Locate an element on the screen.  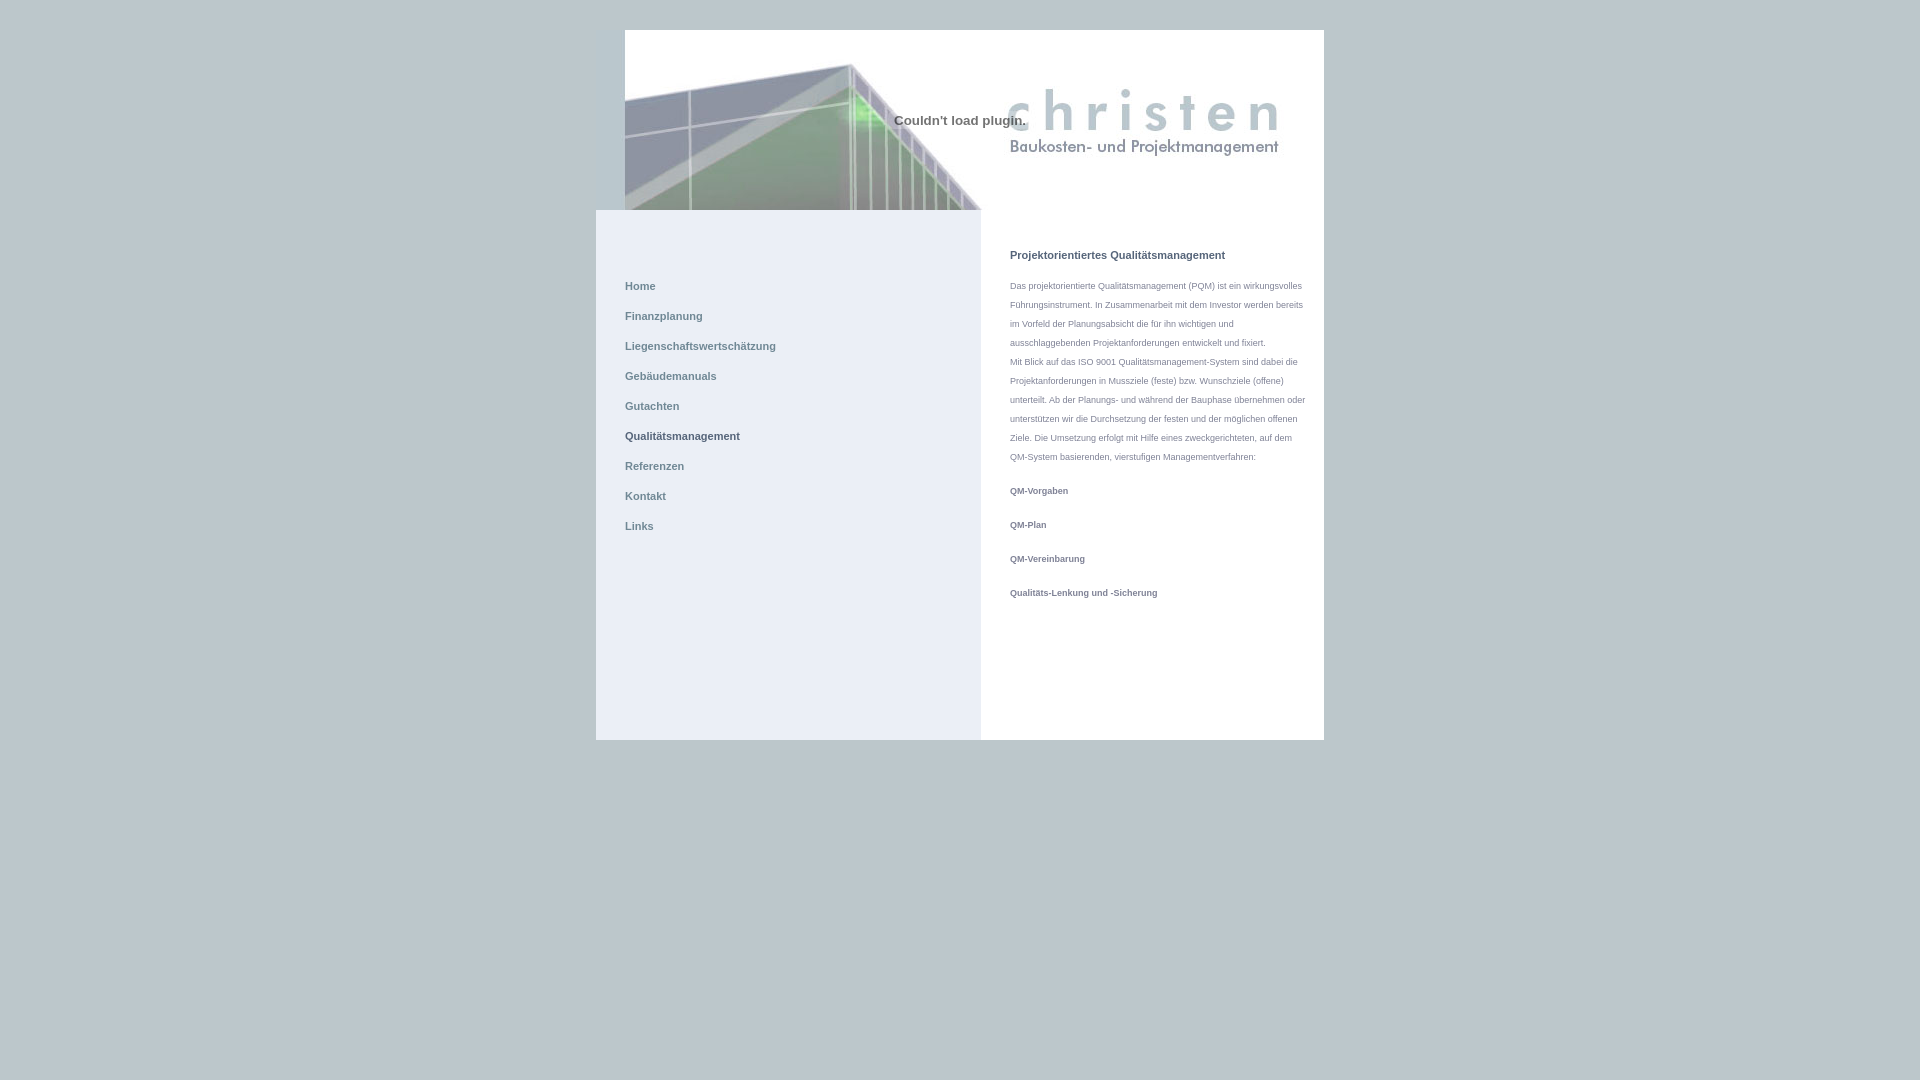
'QM-Vorgaben' is located at coordinates (1038, 490).